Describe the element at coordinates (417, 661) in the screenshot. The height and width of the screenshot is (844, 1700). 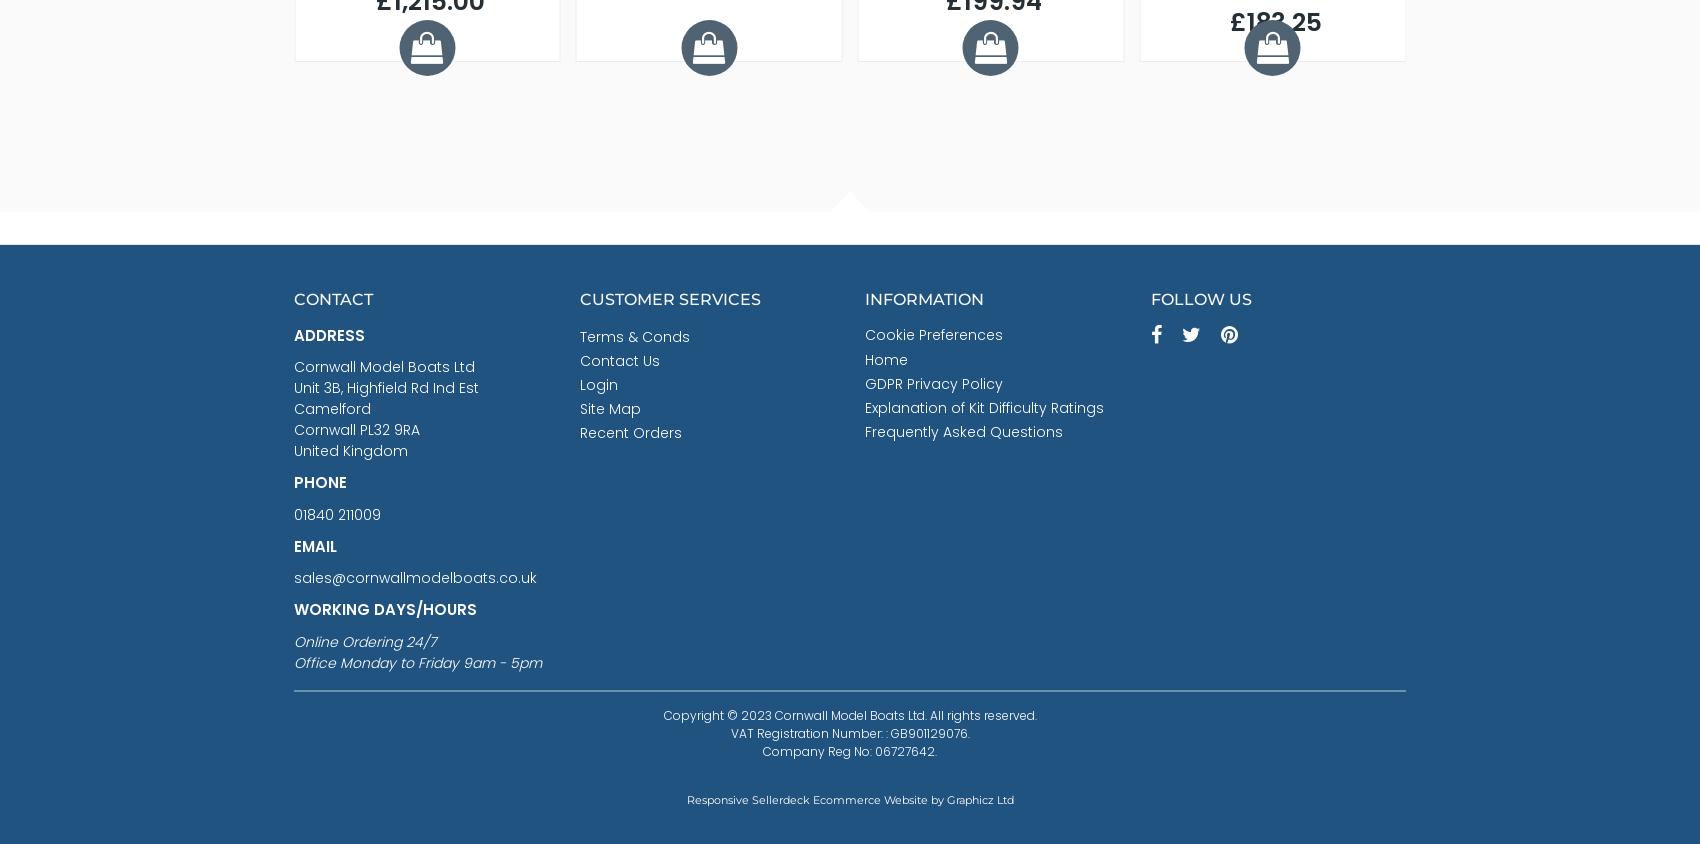
I see `'Office Monday to Friday 9am - 5pm'` at that location.